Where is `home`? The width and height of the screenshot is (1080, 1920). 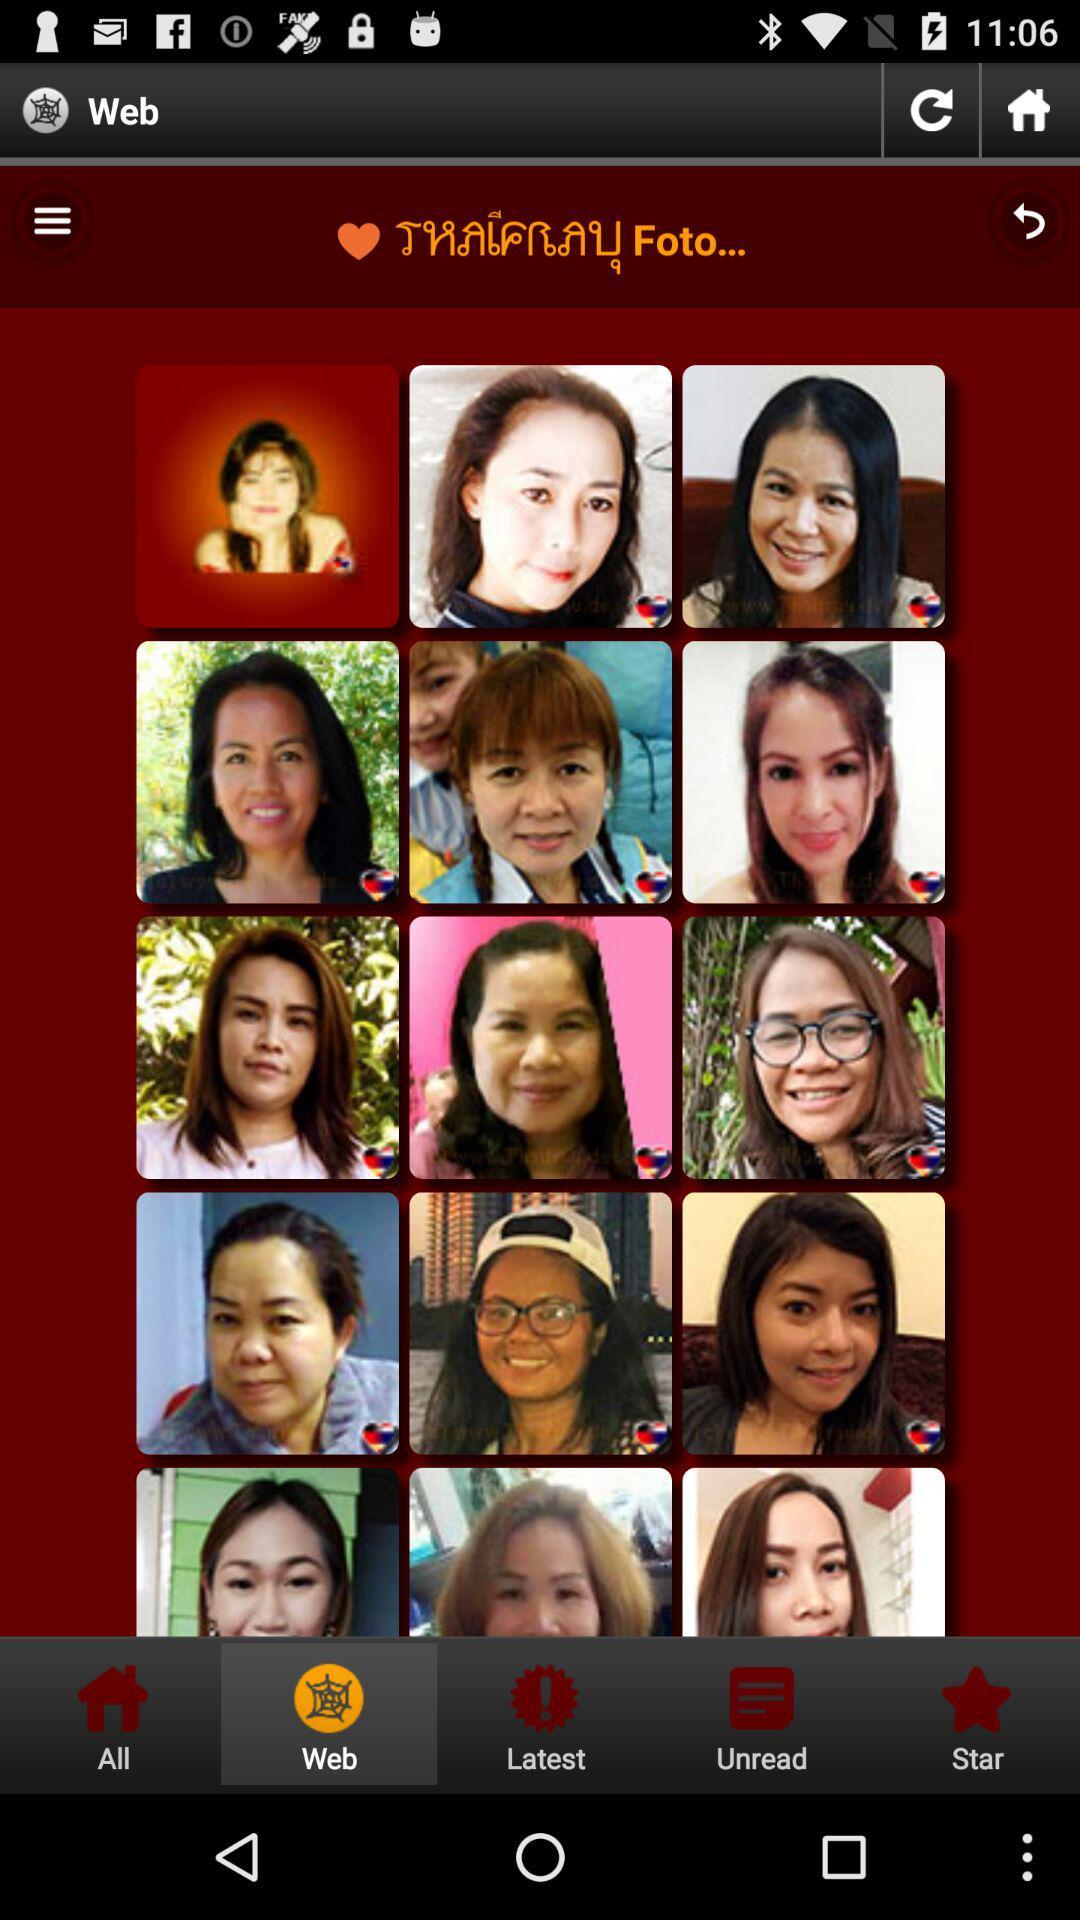 home is located at coordinates (1029, 109).